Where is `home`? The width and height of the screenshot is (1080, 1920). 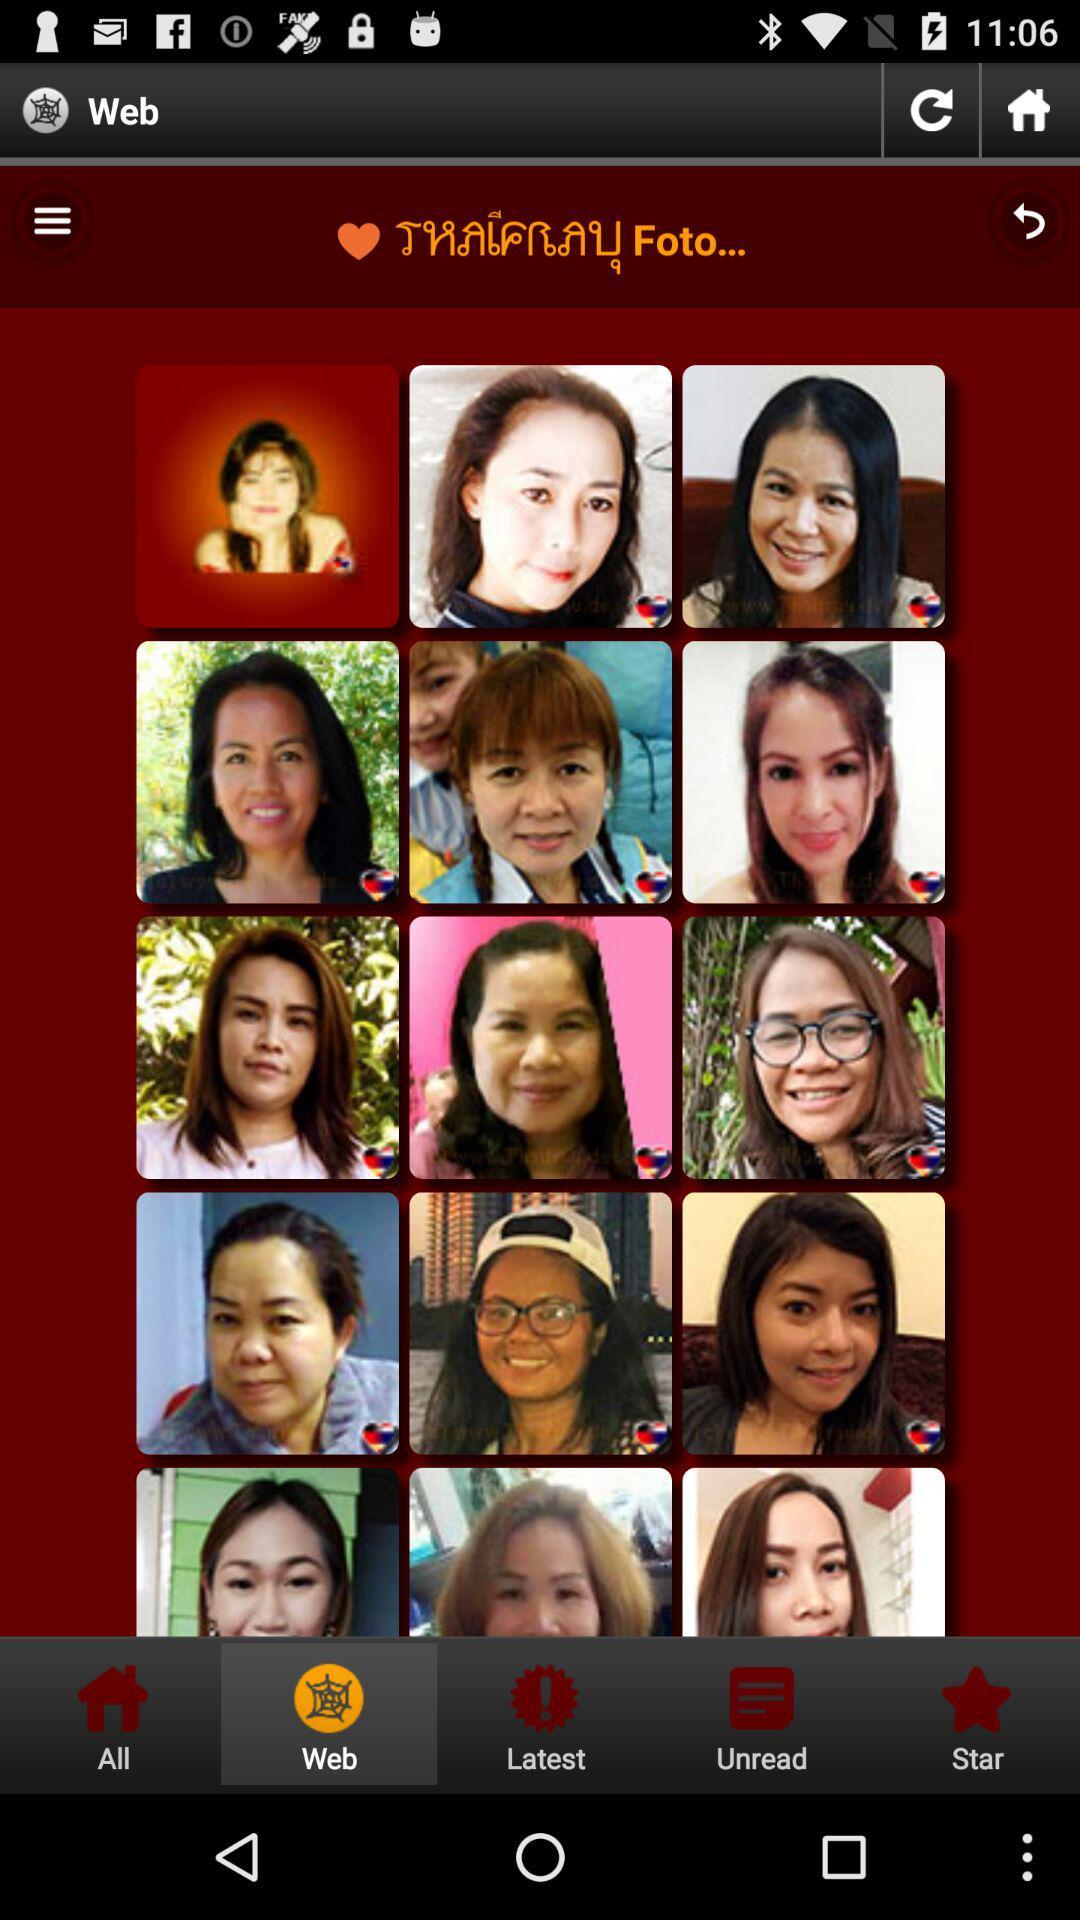 home is located at coordinates (1029, 109).